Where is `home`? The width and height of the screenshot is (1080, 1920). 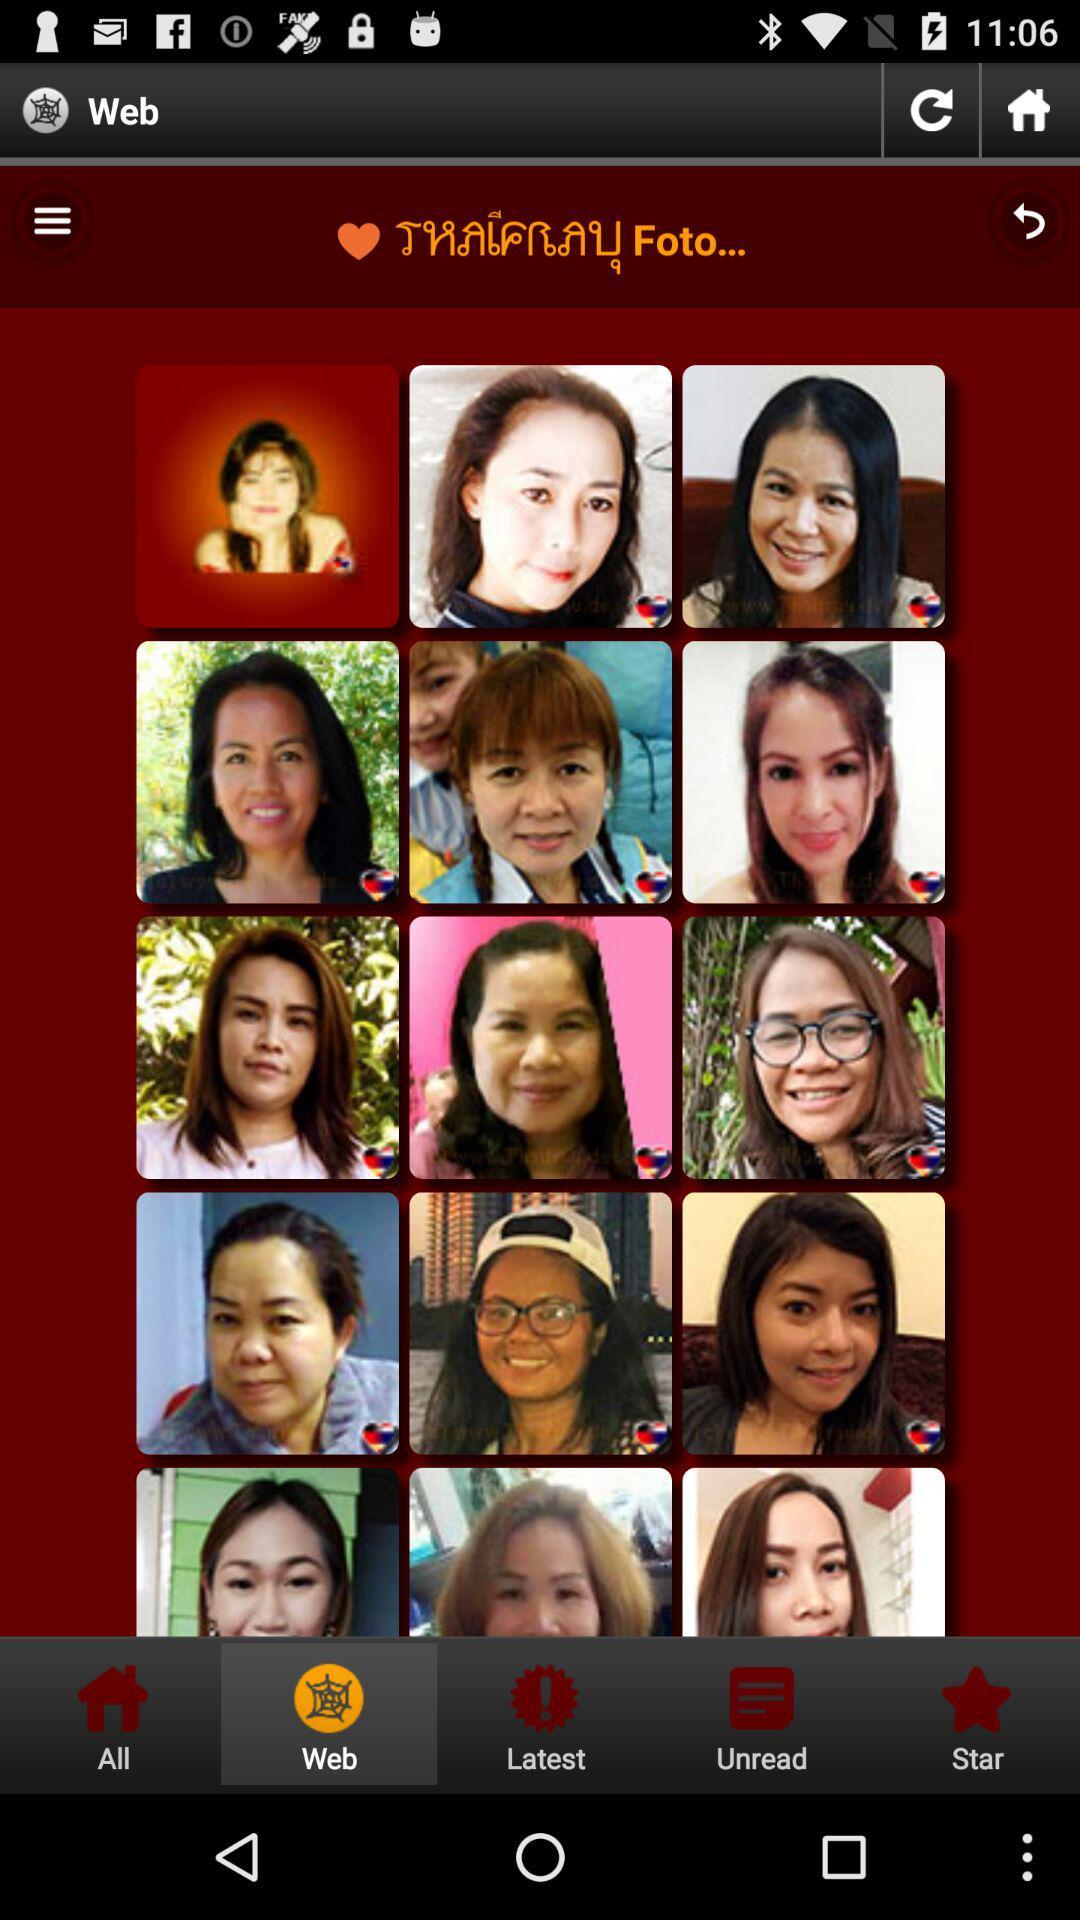 home is located at coordinates (1029, 109).